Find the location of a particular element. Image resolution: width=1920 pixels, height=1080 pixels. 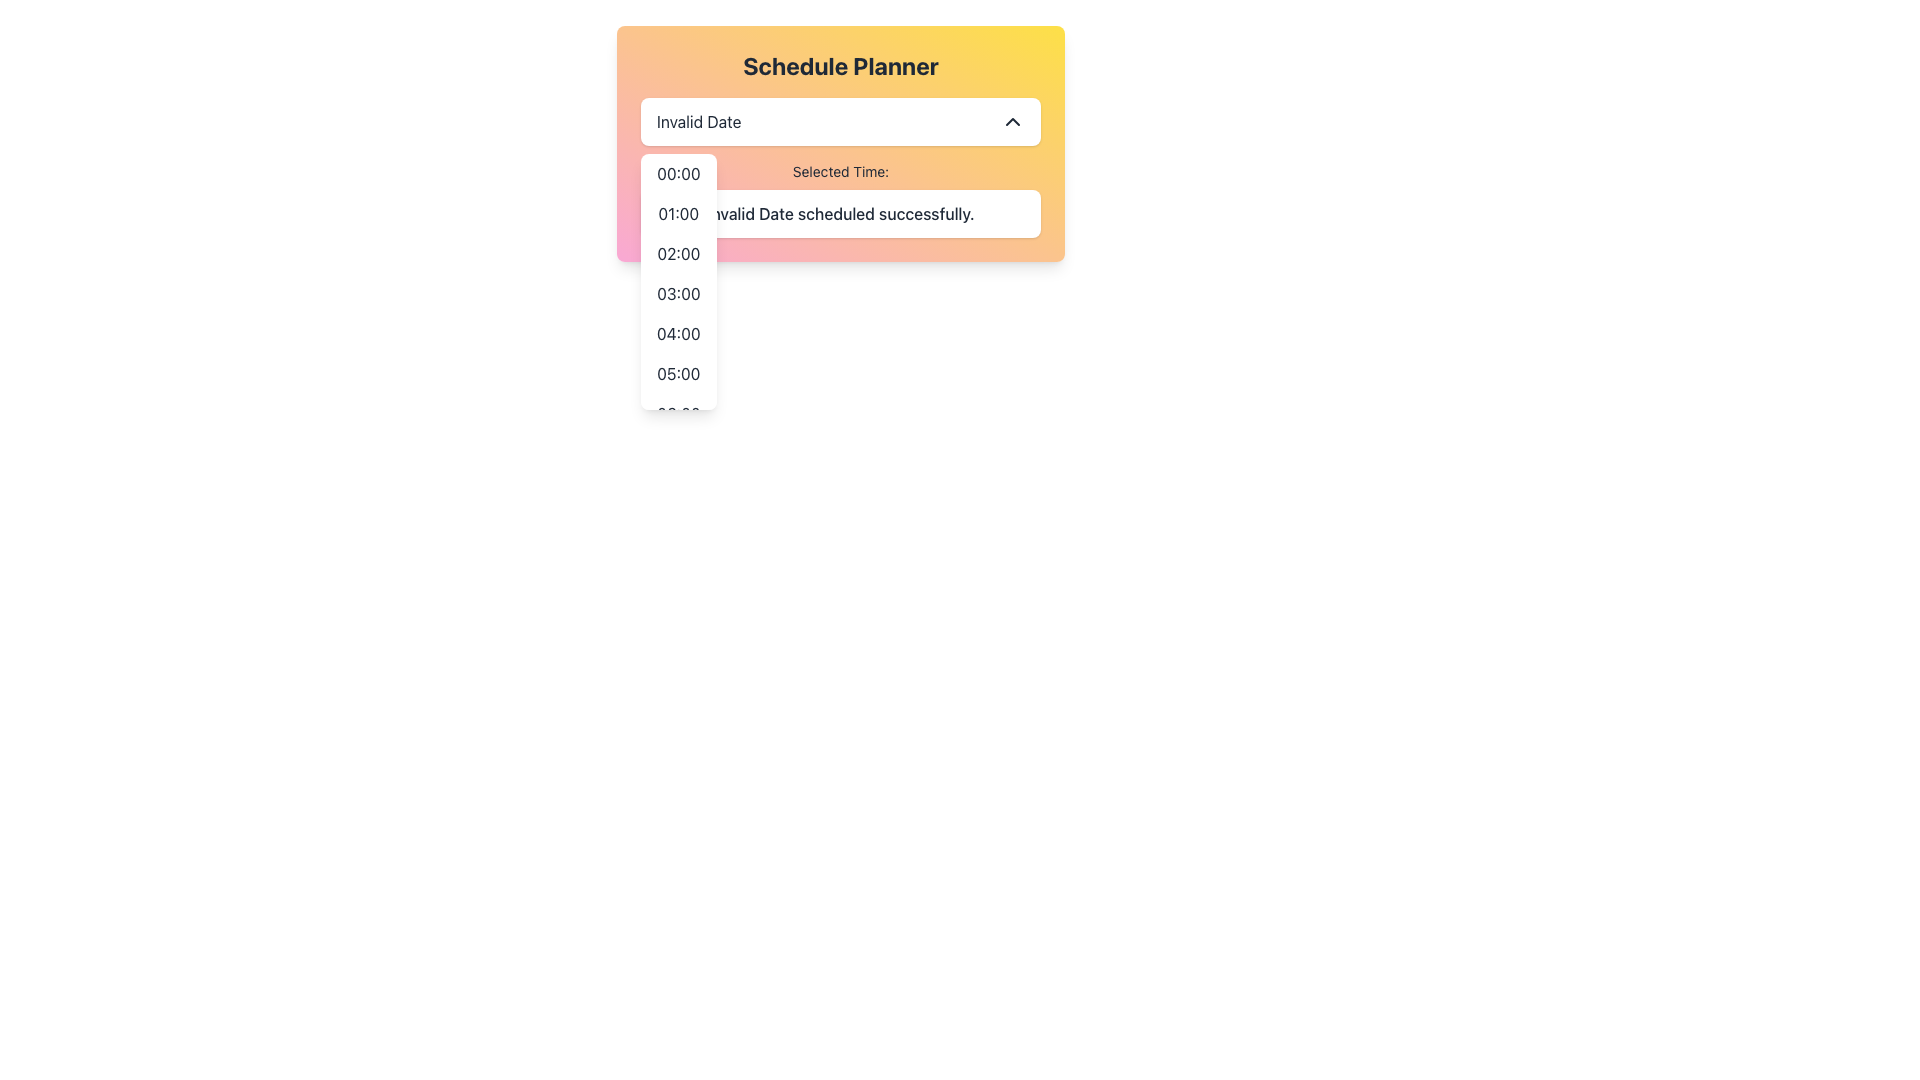

to select the List Item displaying '05:00', the sixth item in a vertical list of time slots, which changes background color on hover is located at coordinates (678, 374).